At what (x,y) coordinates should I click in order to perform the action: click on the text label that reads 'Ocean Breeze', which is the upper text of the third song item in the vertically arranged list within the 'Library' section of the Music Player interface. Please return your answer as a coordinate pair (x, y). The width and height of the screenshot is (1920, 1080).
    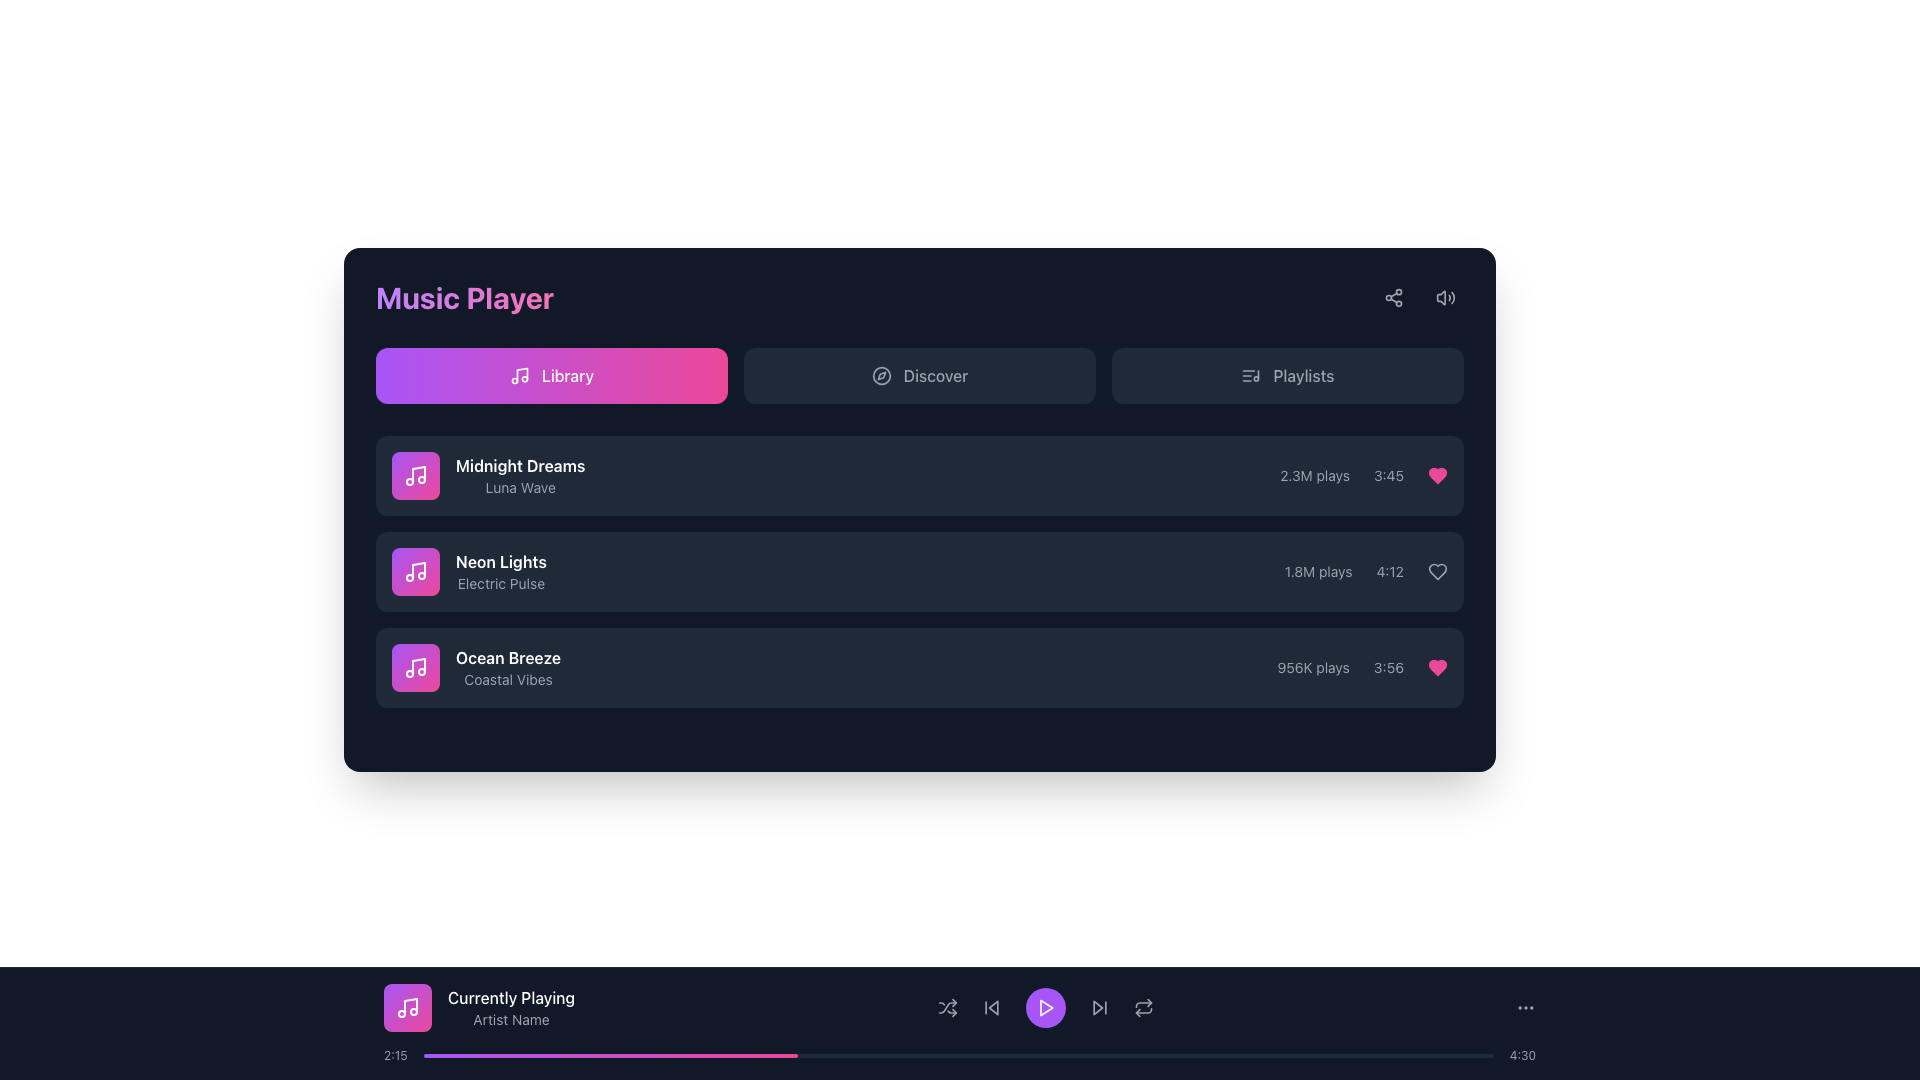
    Looking at the image, I should click on (508, 658).